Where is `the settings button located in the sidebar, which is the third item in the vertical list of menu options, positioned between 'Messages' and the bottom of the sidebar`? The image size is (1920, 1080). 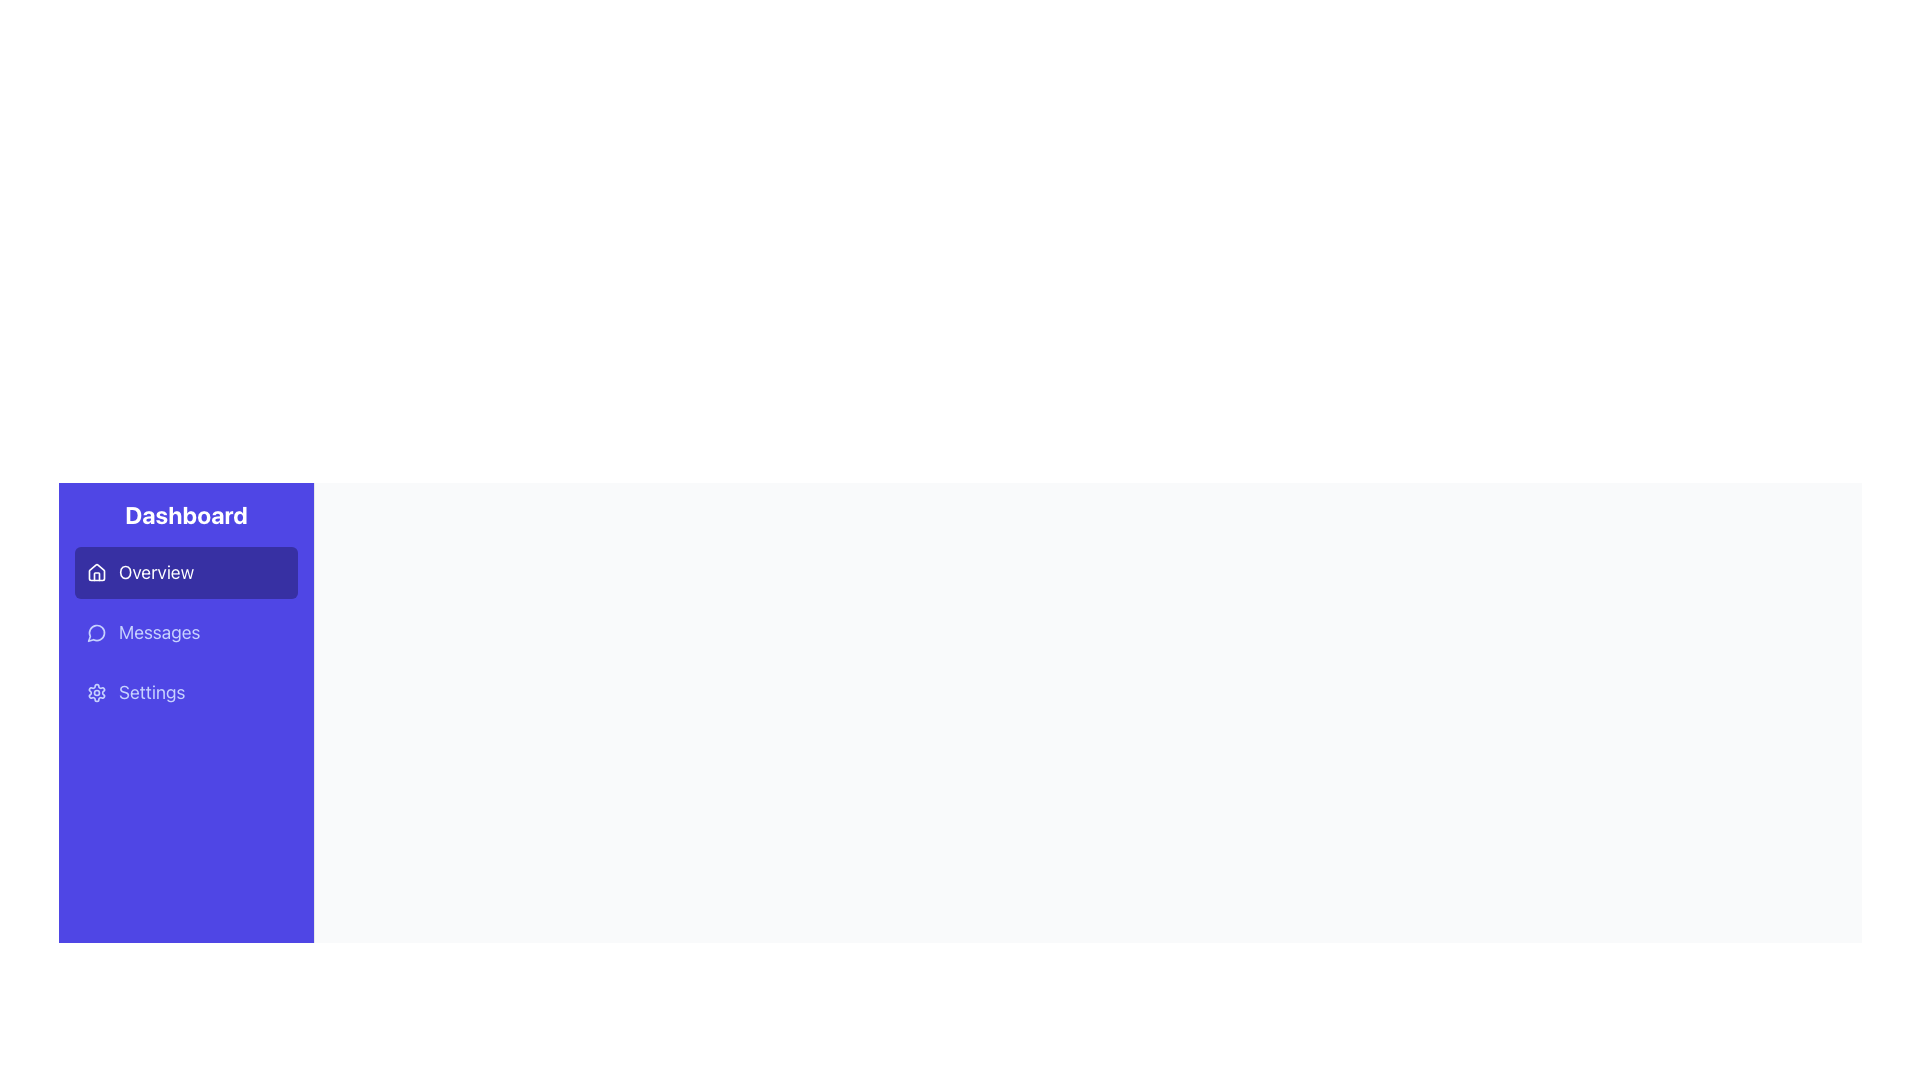 the settings button located in the sidebar, which is the third item in the vertical list of menu options, positioned between 'Messages' and the bottom of the sidebar is located at coordinates (186, 692).